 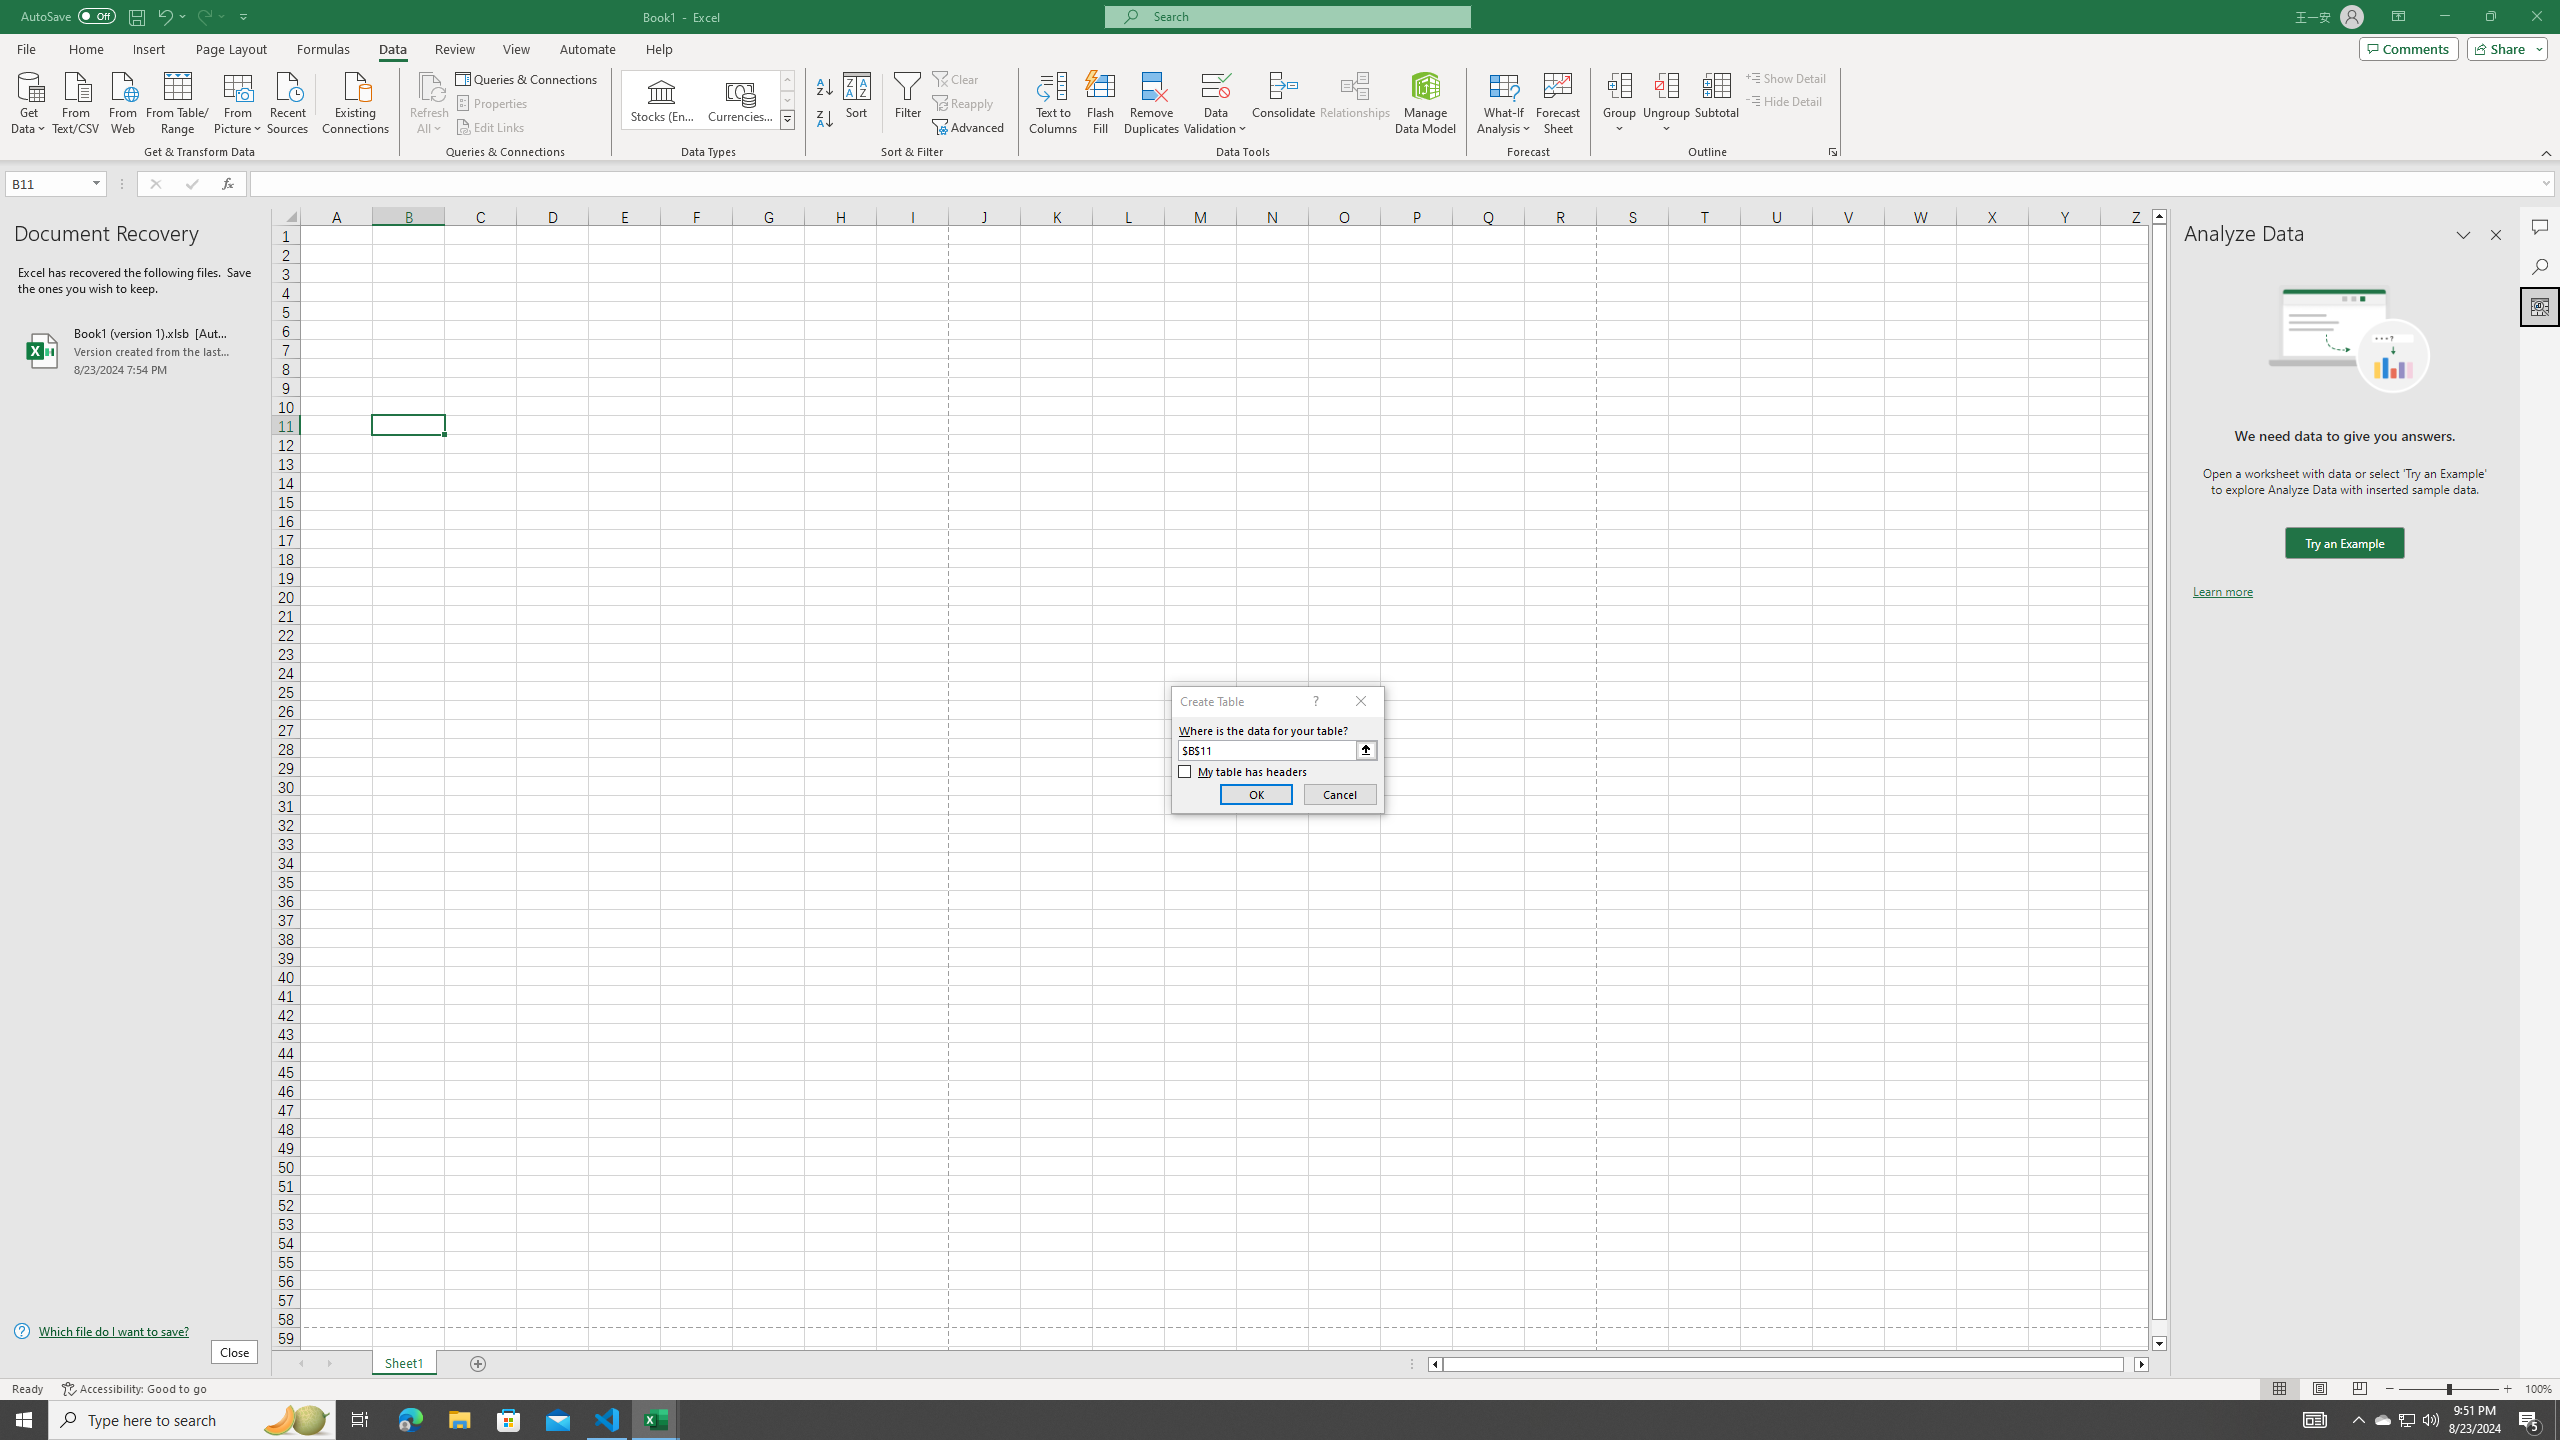 What do you see at coordinates (203, 15) in the screenshot?
I see `'Redo'` at bounding box center [203, 15].